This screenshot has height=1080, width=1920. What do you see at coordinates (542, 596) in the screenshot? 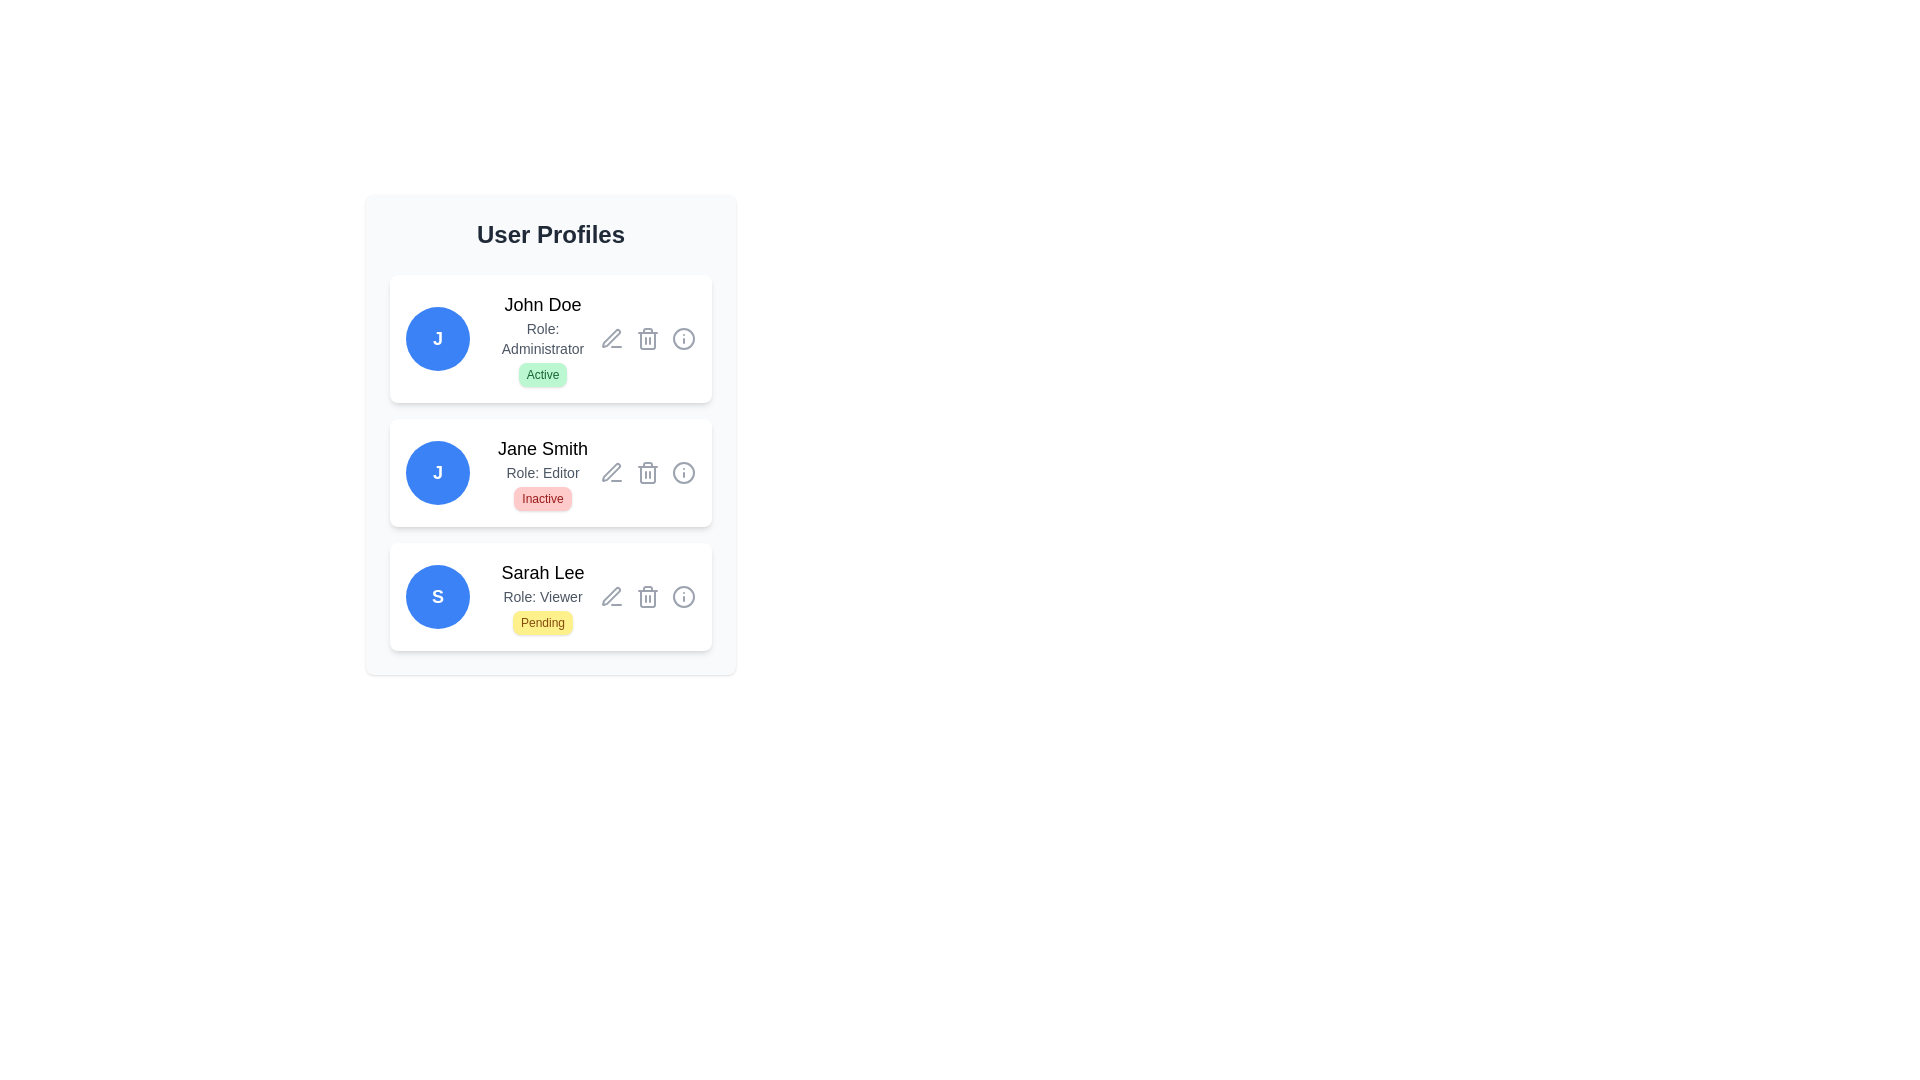
I see `the text block displaying 'Sarah Lee', which includes the role 'Role: Viewer' and the status 'Pending' in a yellow badge, located in the bottommost user profile section` at bounding box center [542, 596].